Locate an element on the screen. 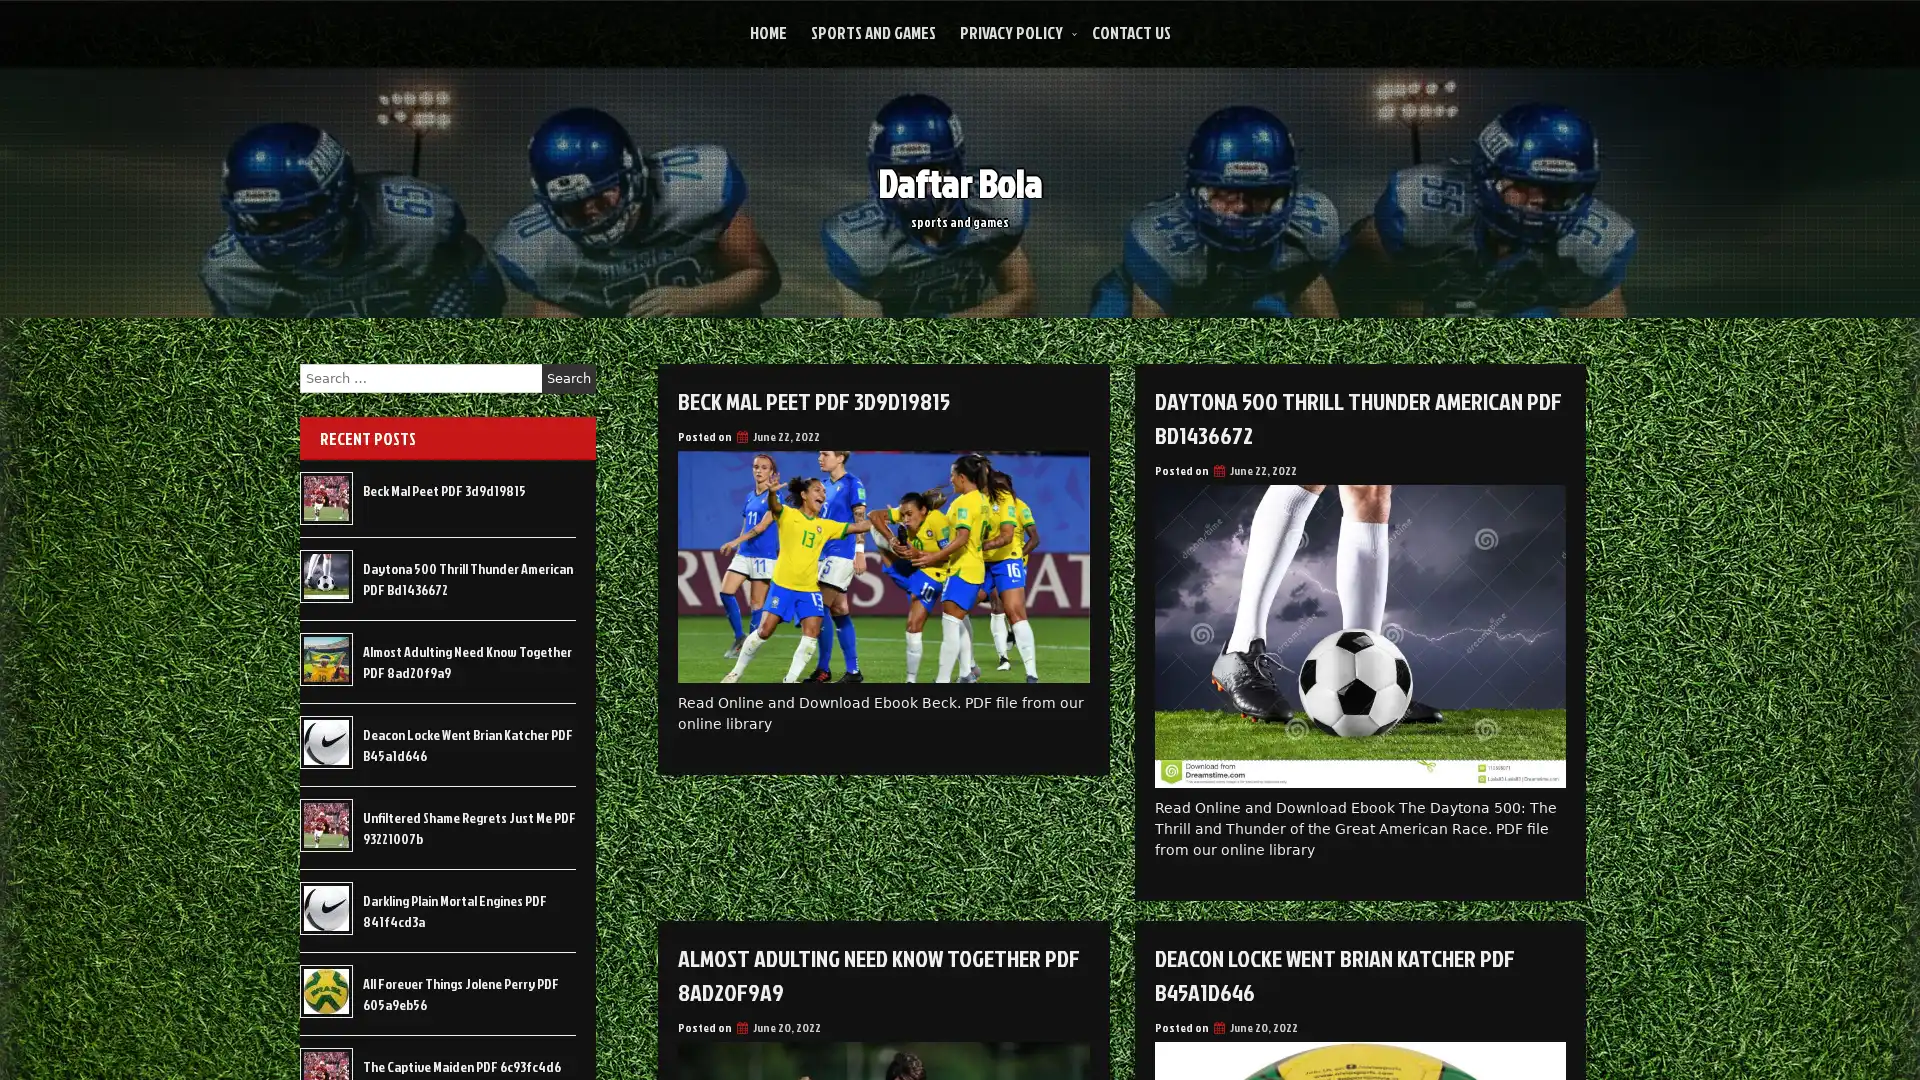  Search is located at coordinates (568, 378).